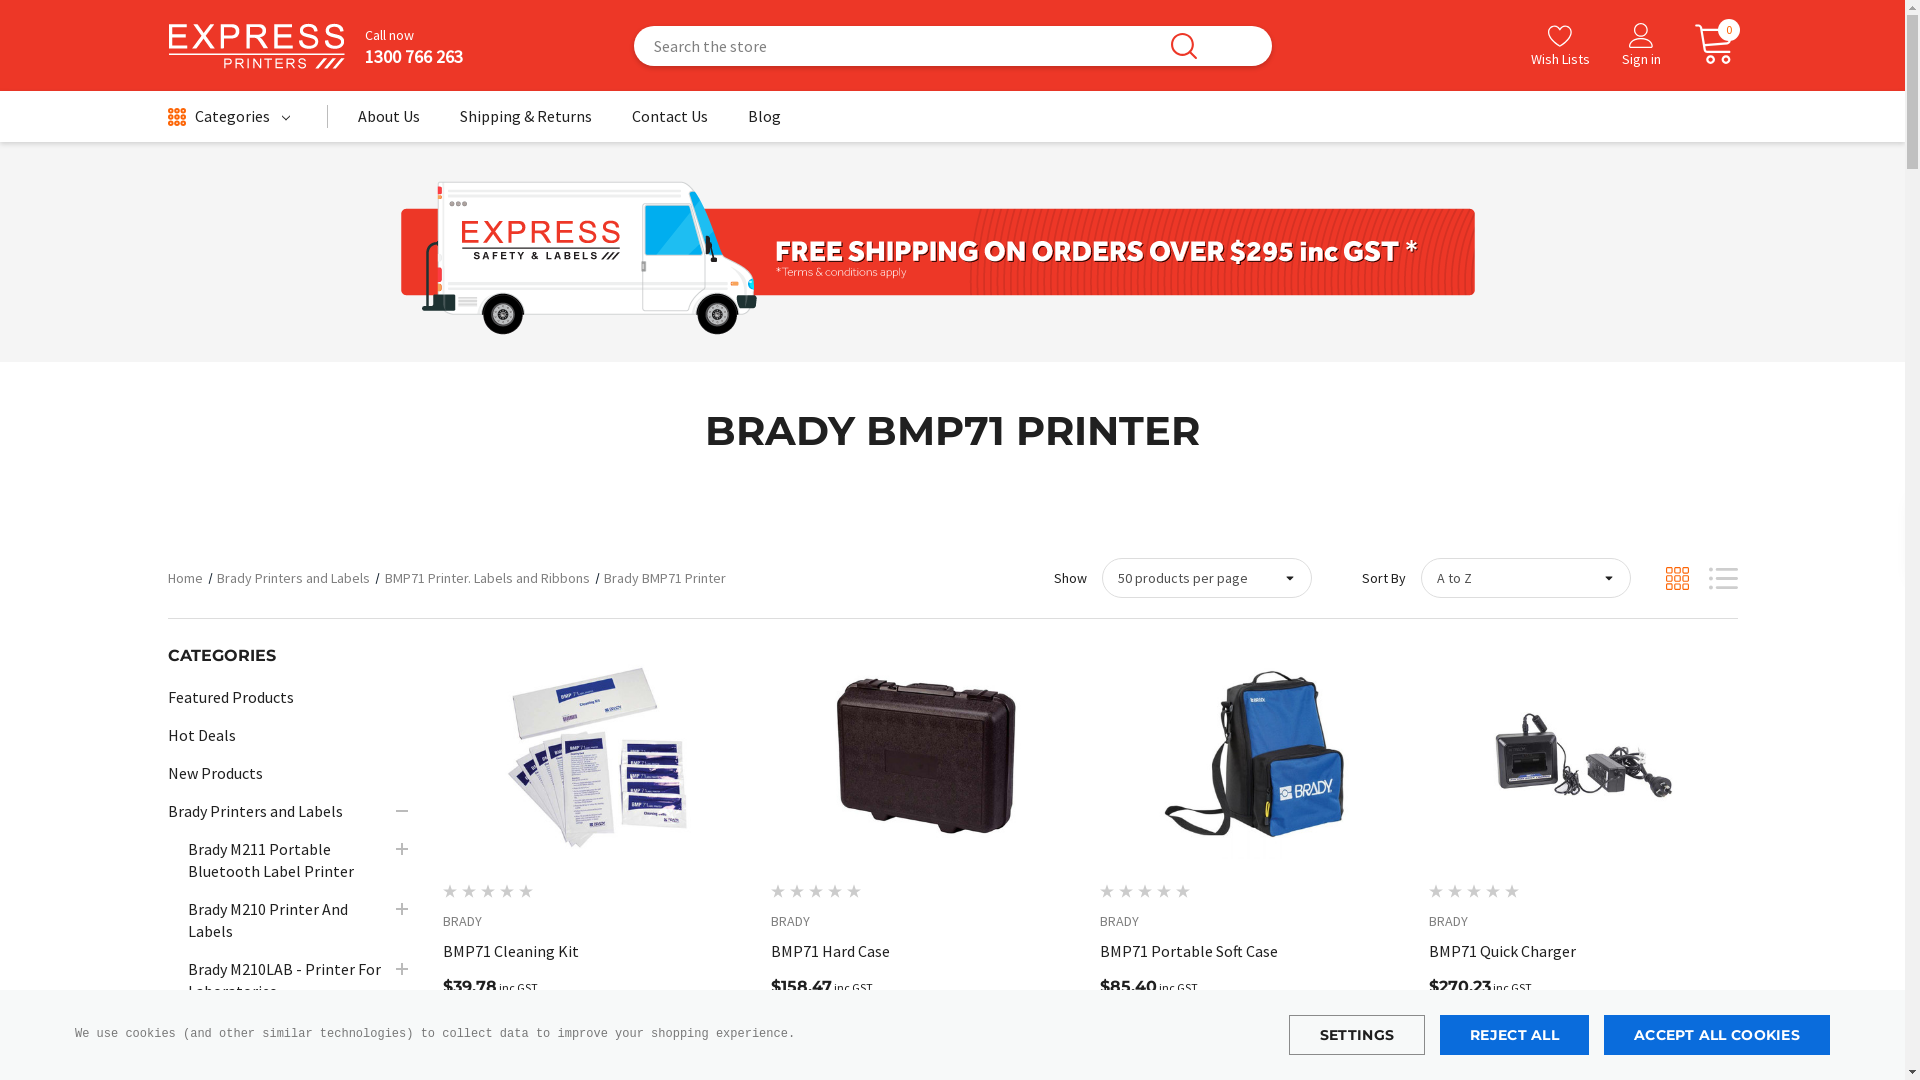 The height and width of the screenshot is (1080, 1920). I want to click on 'Express Safety', so click(255, 45).